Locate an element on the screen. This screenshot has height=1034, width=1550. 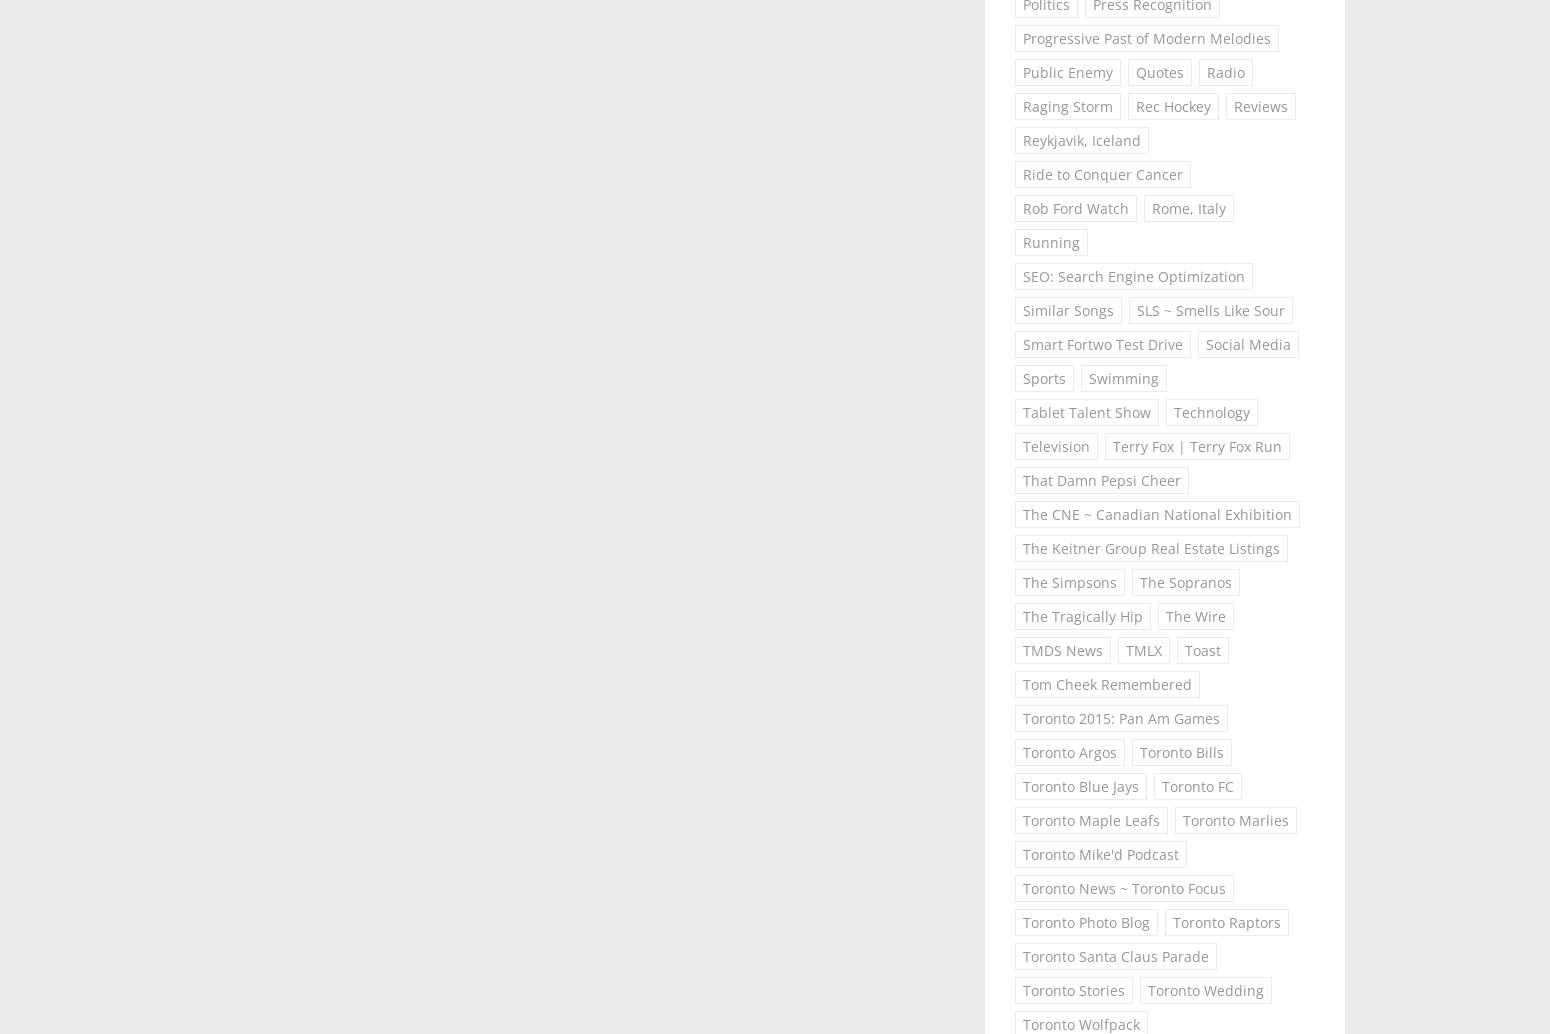
'Progressive Past of Modern Melodies' is located at coordinates (1146, 38).